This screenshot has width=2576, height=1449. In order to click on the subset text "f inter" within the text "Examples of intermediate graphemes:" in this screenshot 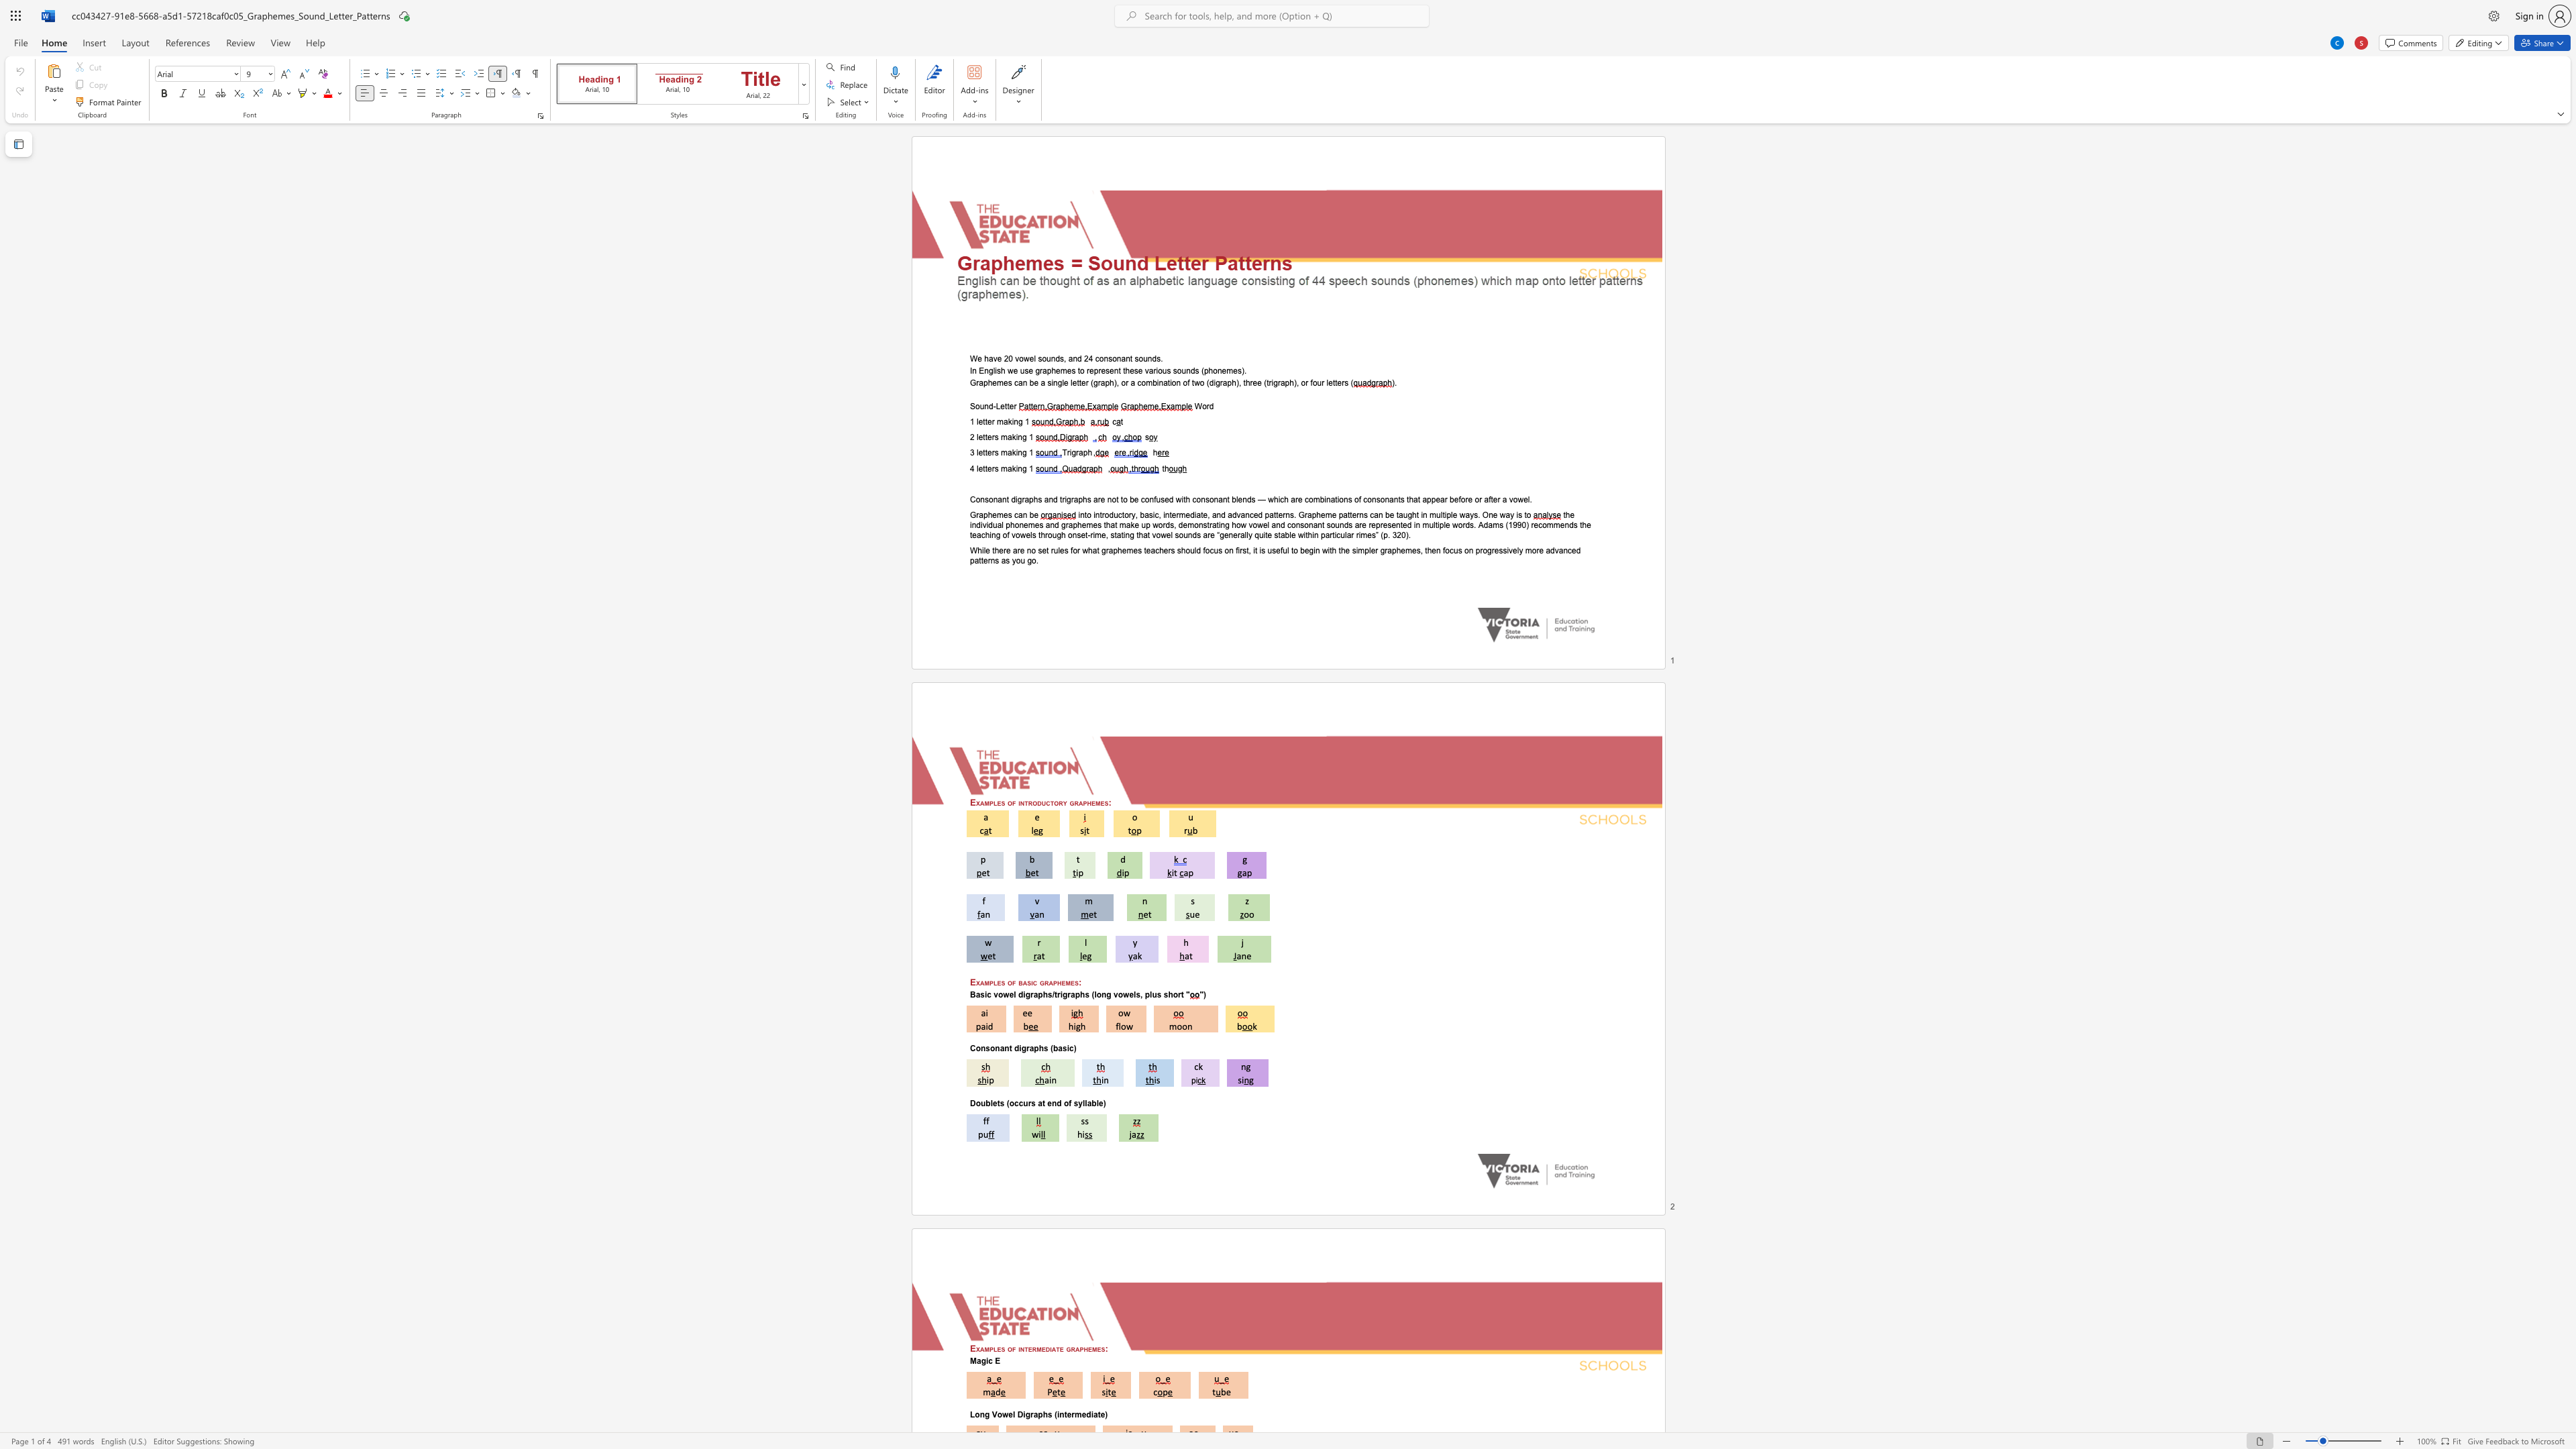, I will do `click(1012, 1348)`.